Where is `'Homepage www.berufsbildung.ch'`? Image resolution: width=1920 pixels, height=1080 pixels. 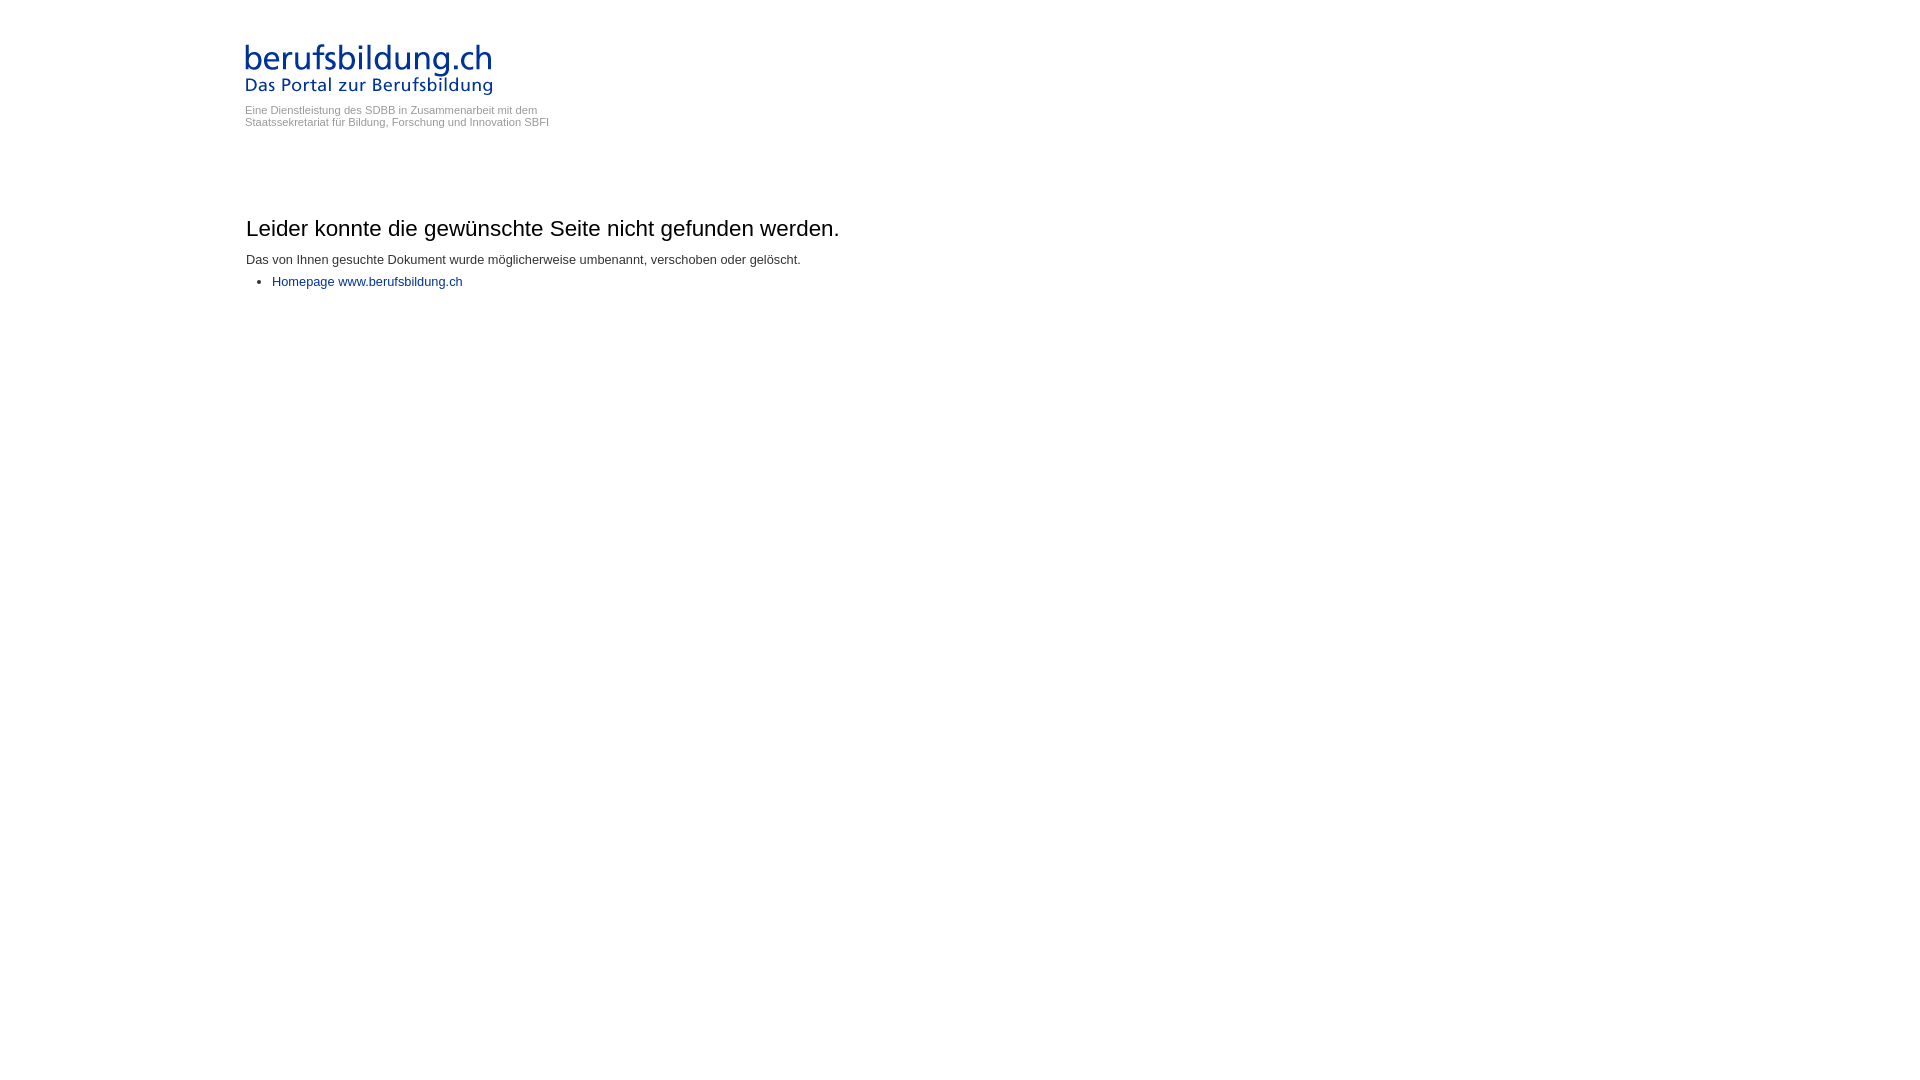 'Homepage www.berufsbildung.ch' is located at coordinates (367, 281).